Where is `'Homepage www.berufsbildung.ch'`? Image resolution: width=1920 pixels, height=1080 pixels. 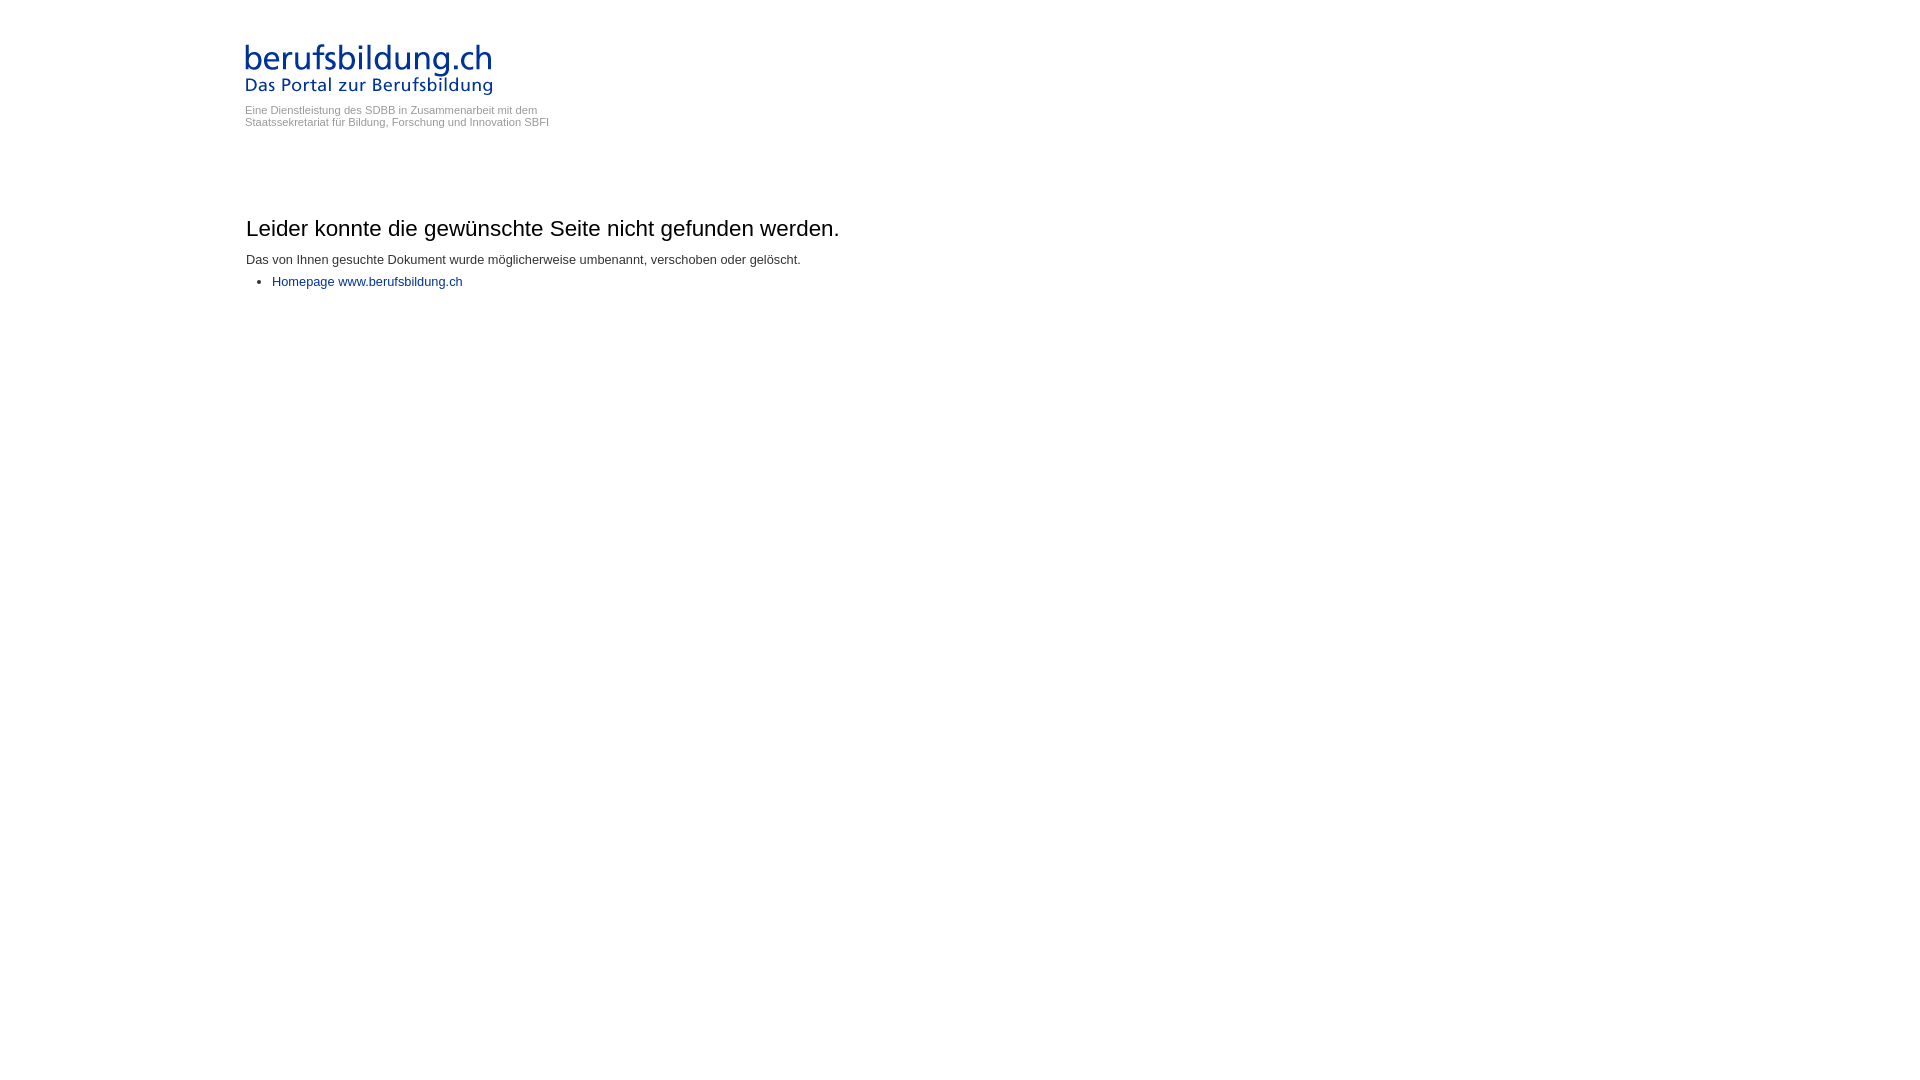 'Homepage www.berufsbildung.ch' is located at coordinates (367, 281).